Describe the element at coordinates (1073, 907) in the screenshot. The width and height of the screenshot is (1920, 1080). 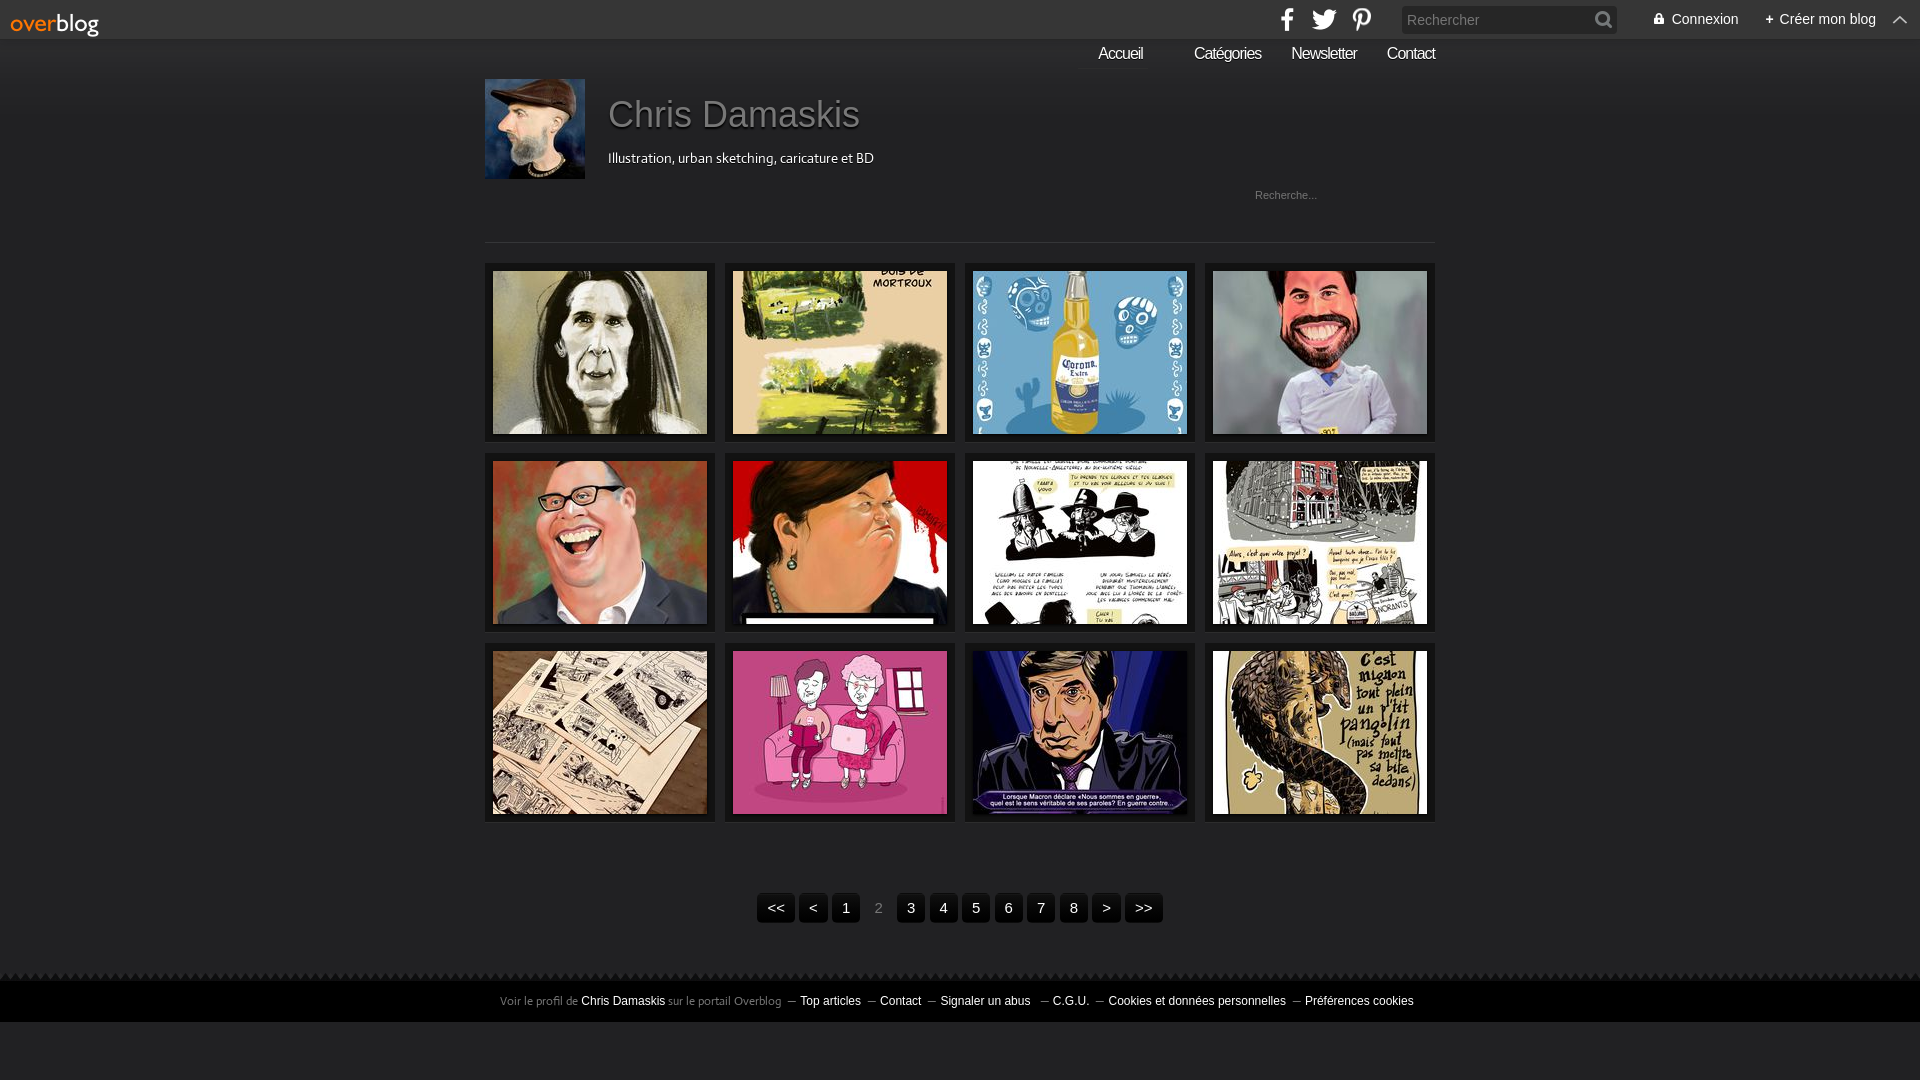
I see `'8'` at that location.